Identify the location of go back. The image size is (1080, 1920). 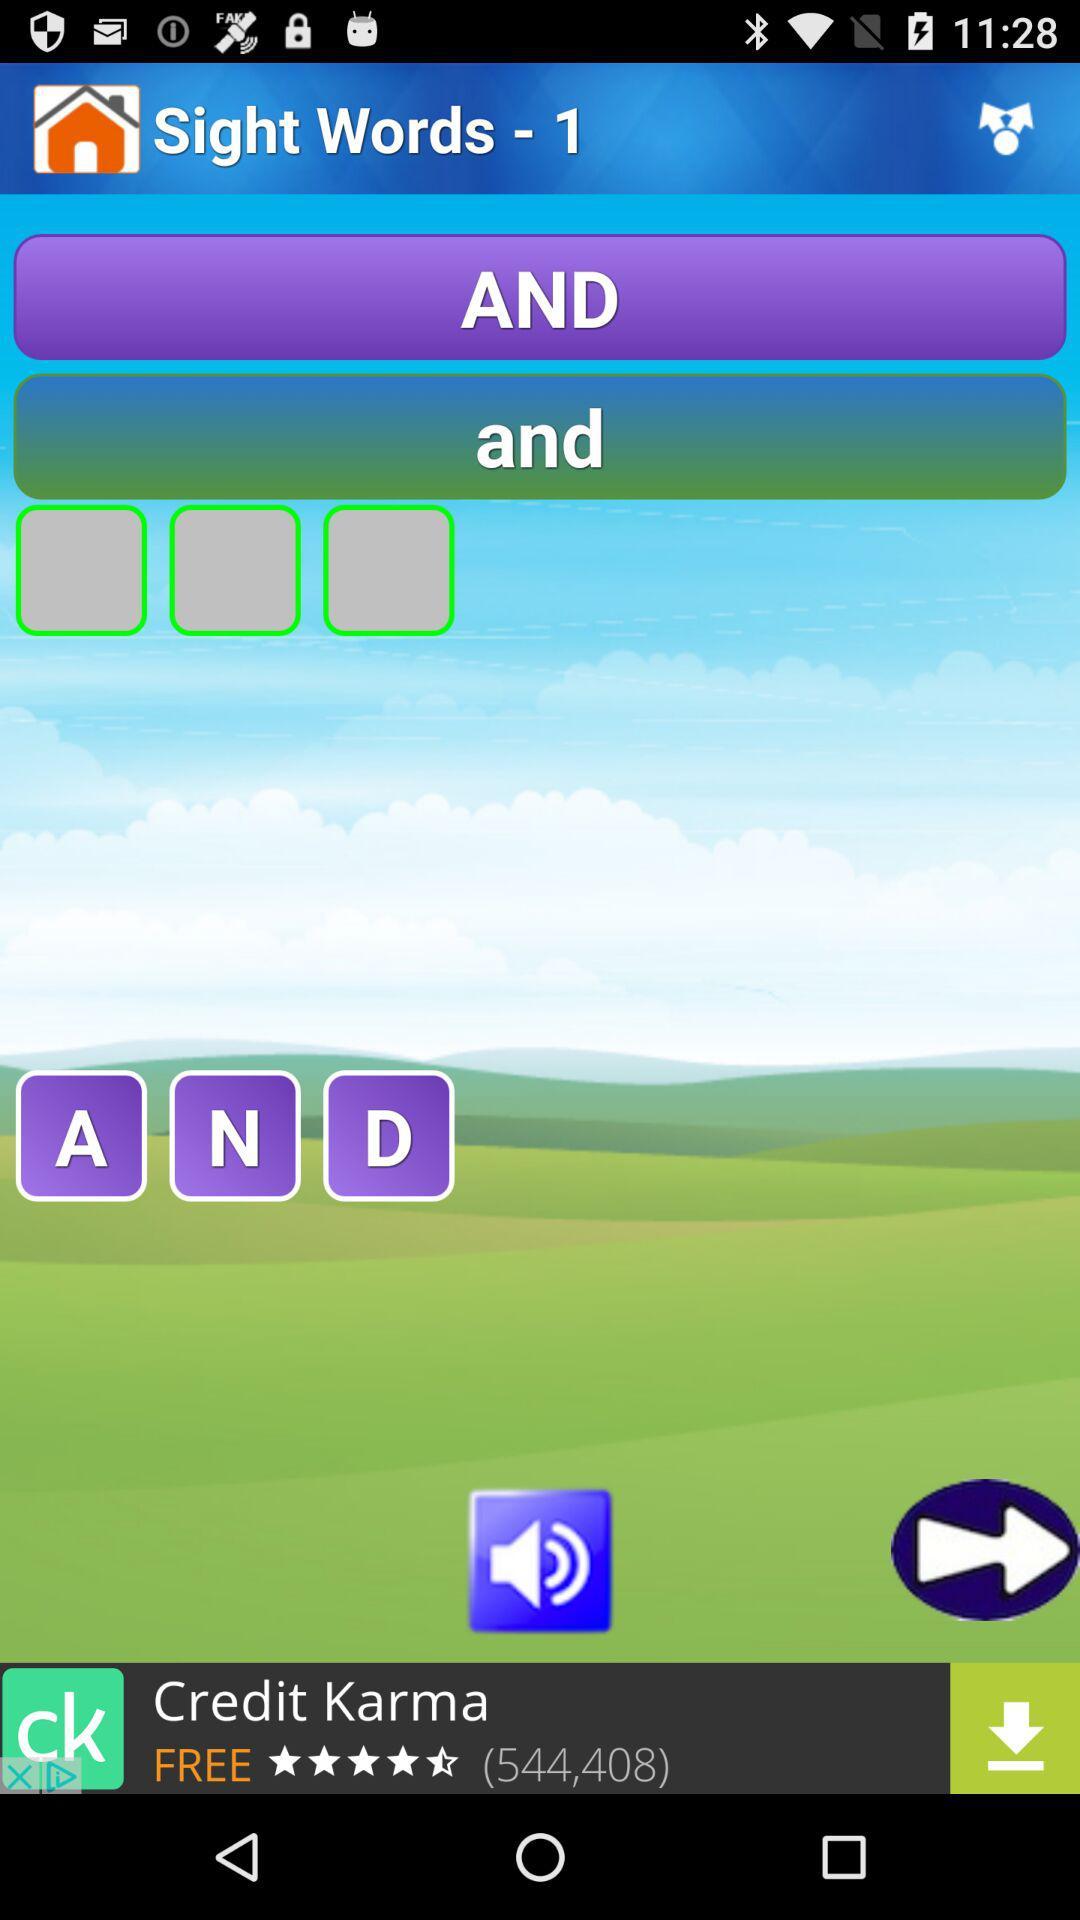
(984, 1548).